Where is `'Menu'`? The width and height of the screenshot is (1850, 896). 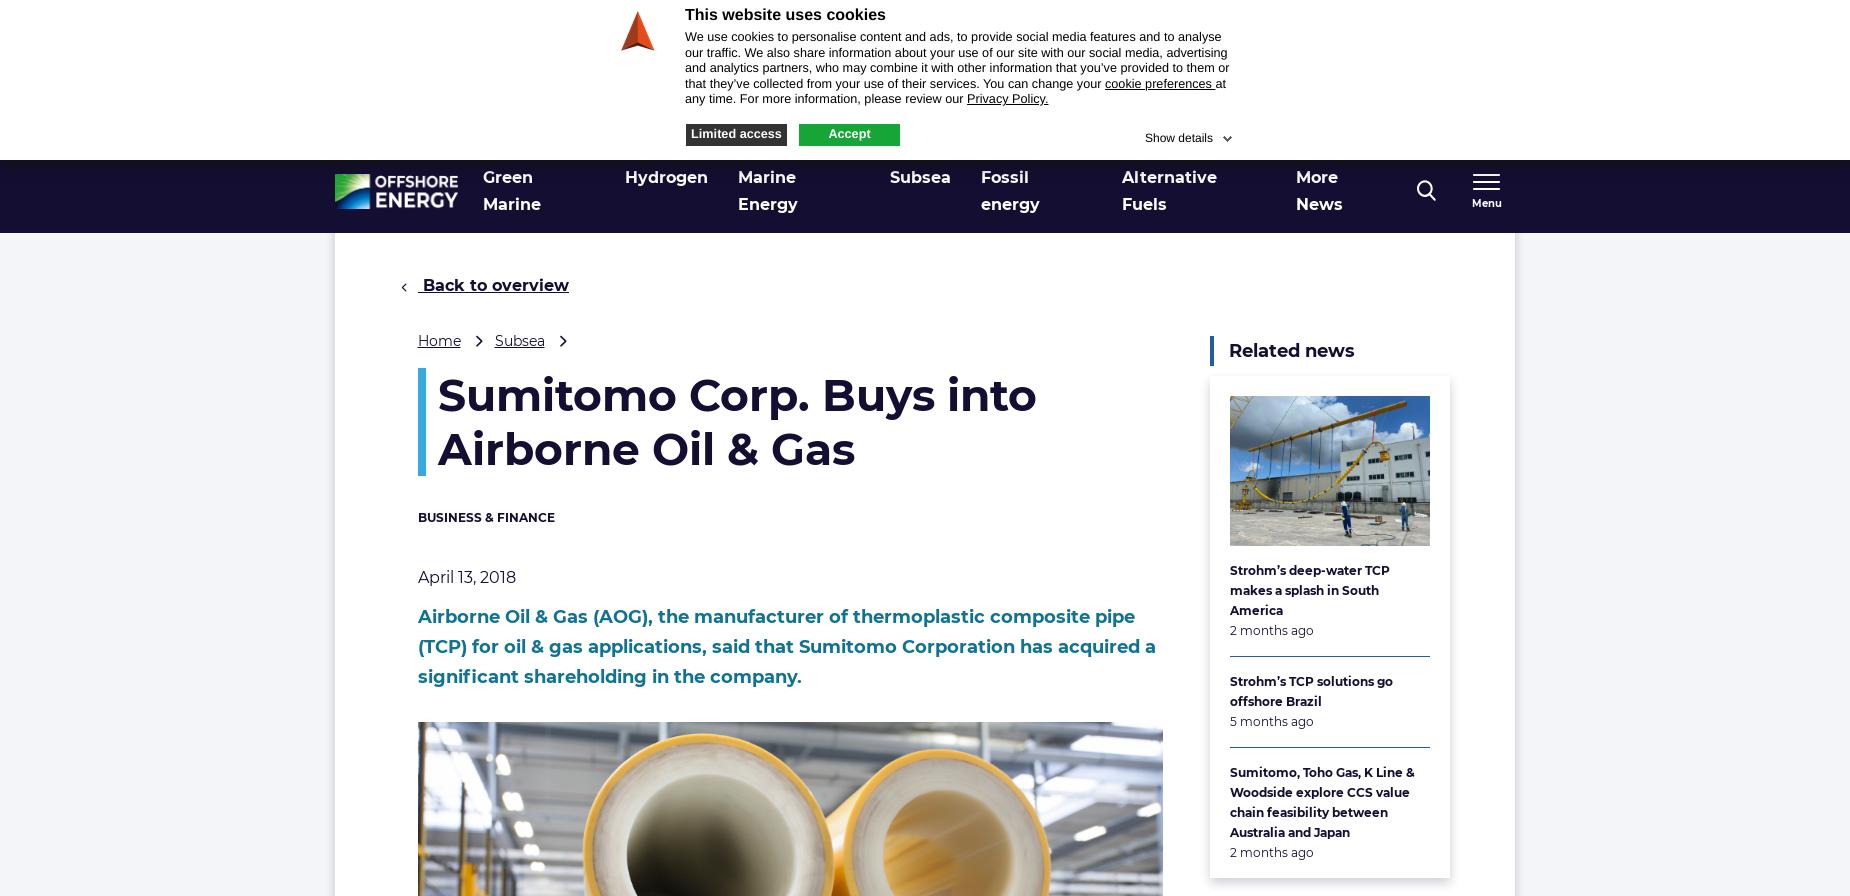
'Menu' is located at coordinates (1487, 202).